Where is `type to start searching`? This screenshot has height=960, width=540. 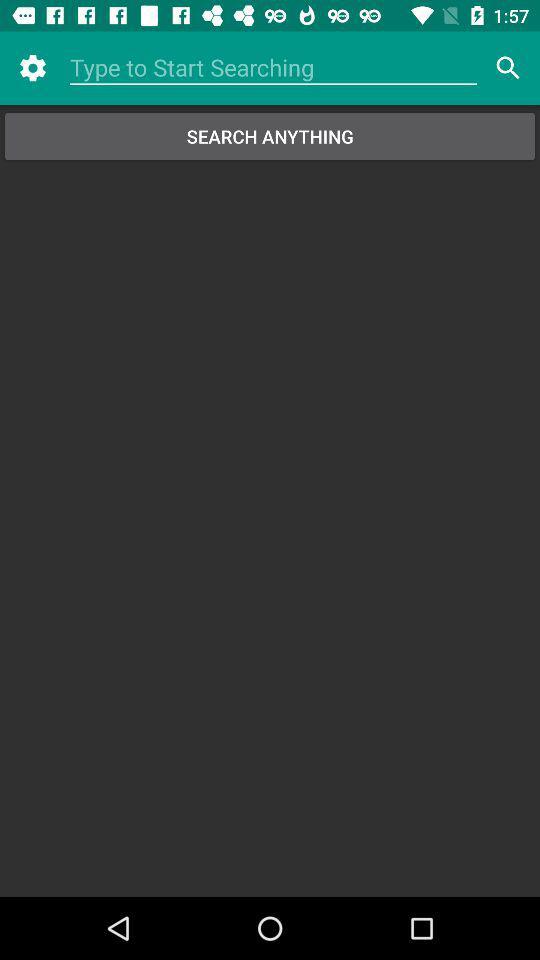 type to start searching is located at coordinates (272, 68).